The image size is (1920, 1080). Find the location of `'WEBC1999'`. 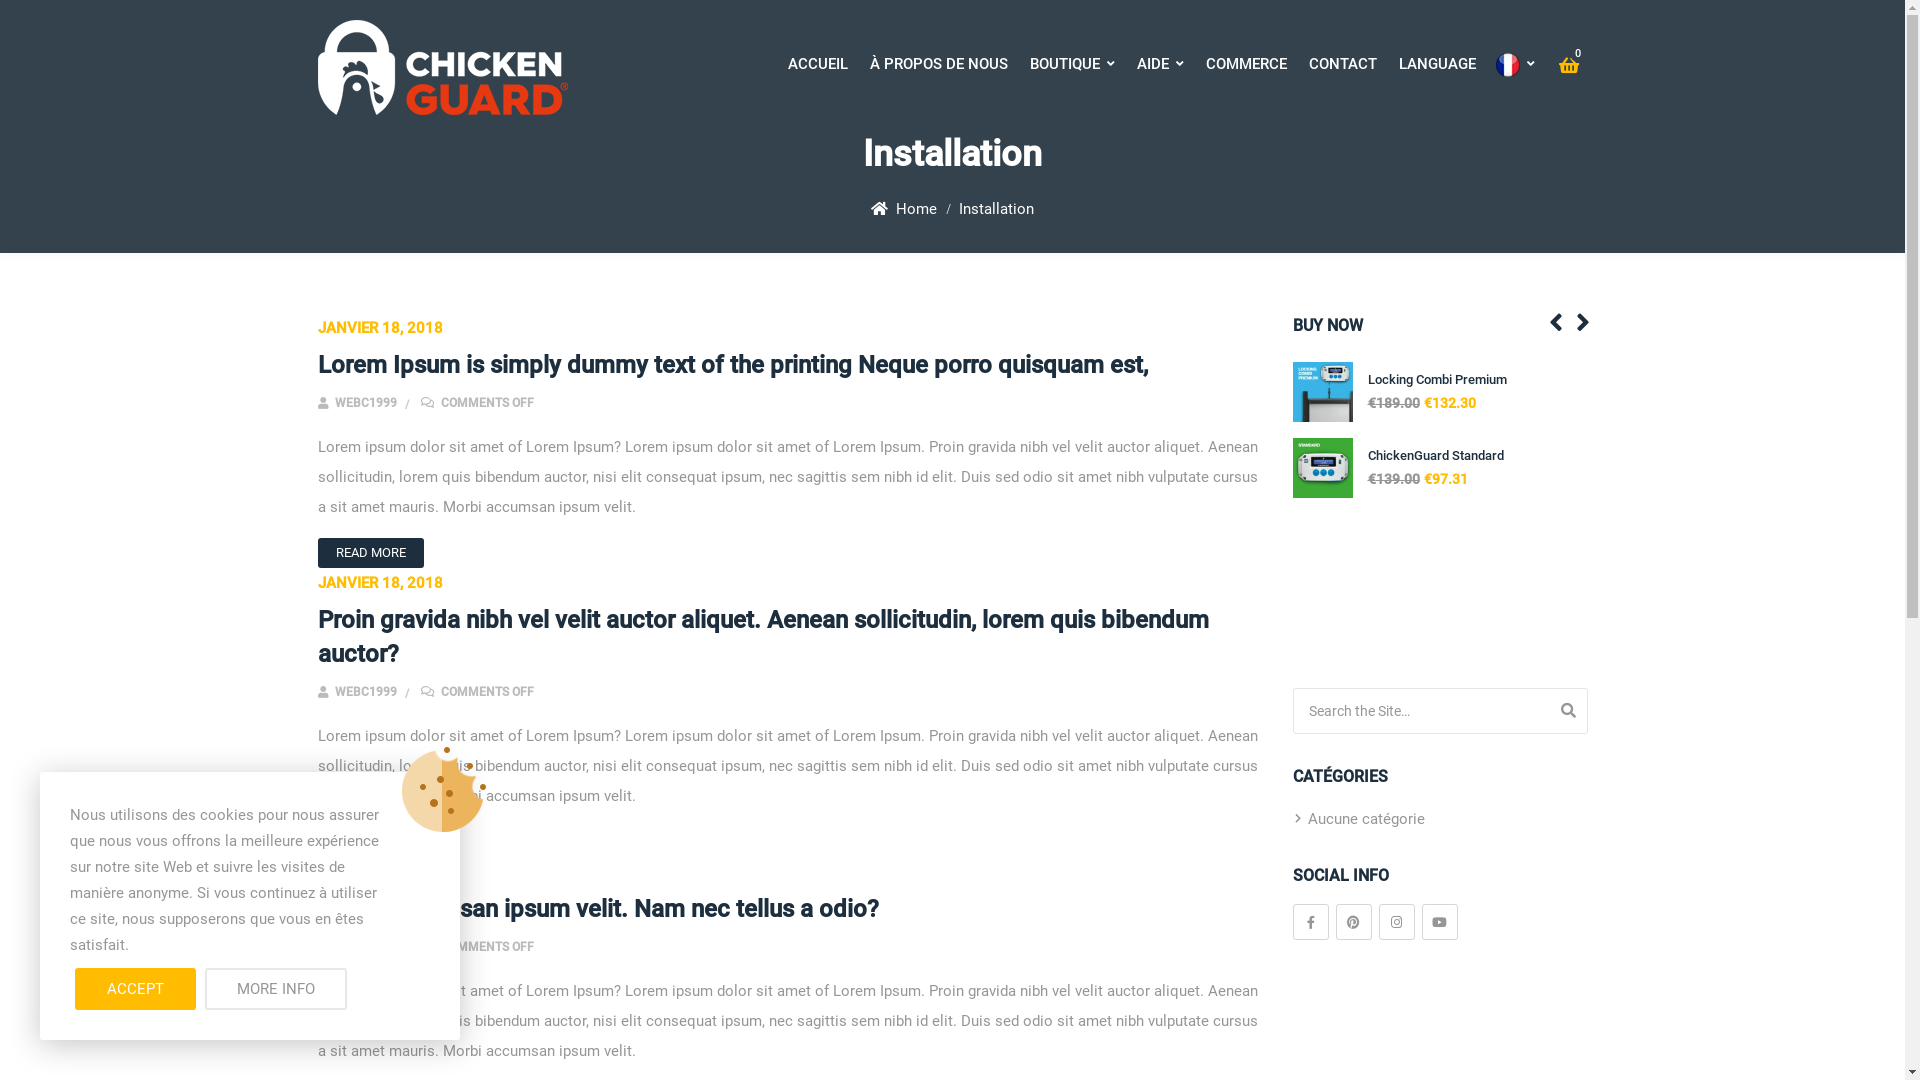

'WEBC1999' is located at coordinates (316, 946).